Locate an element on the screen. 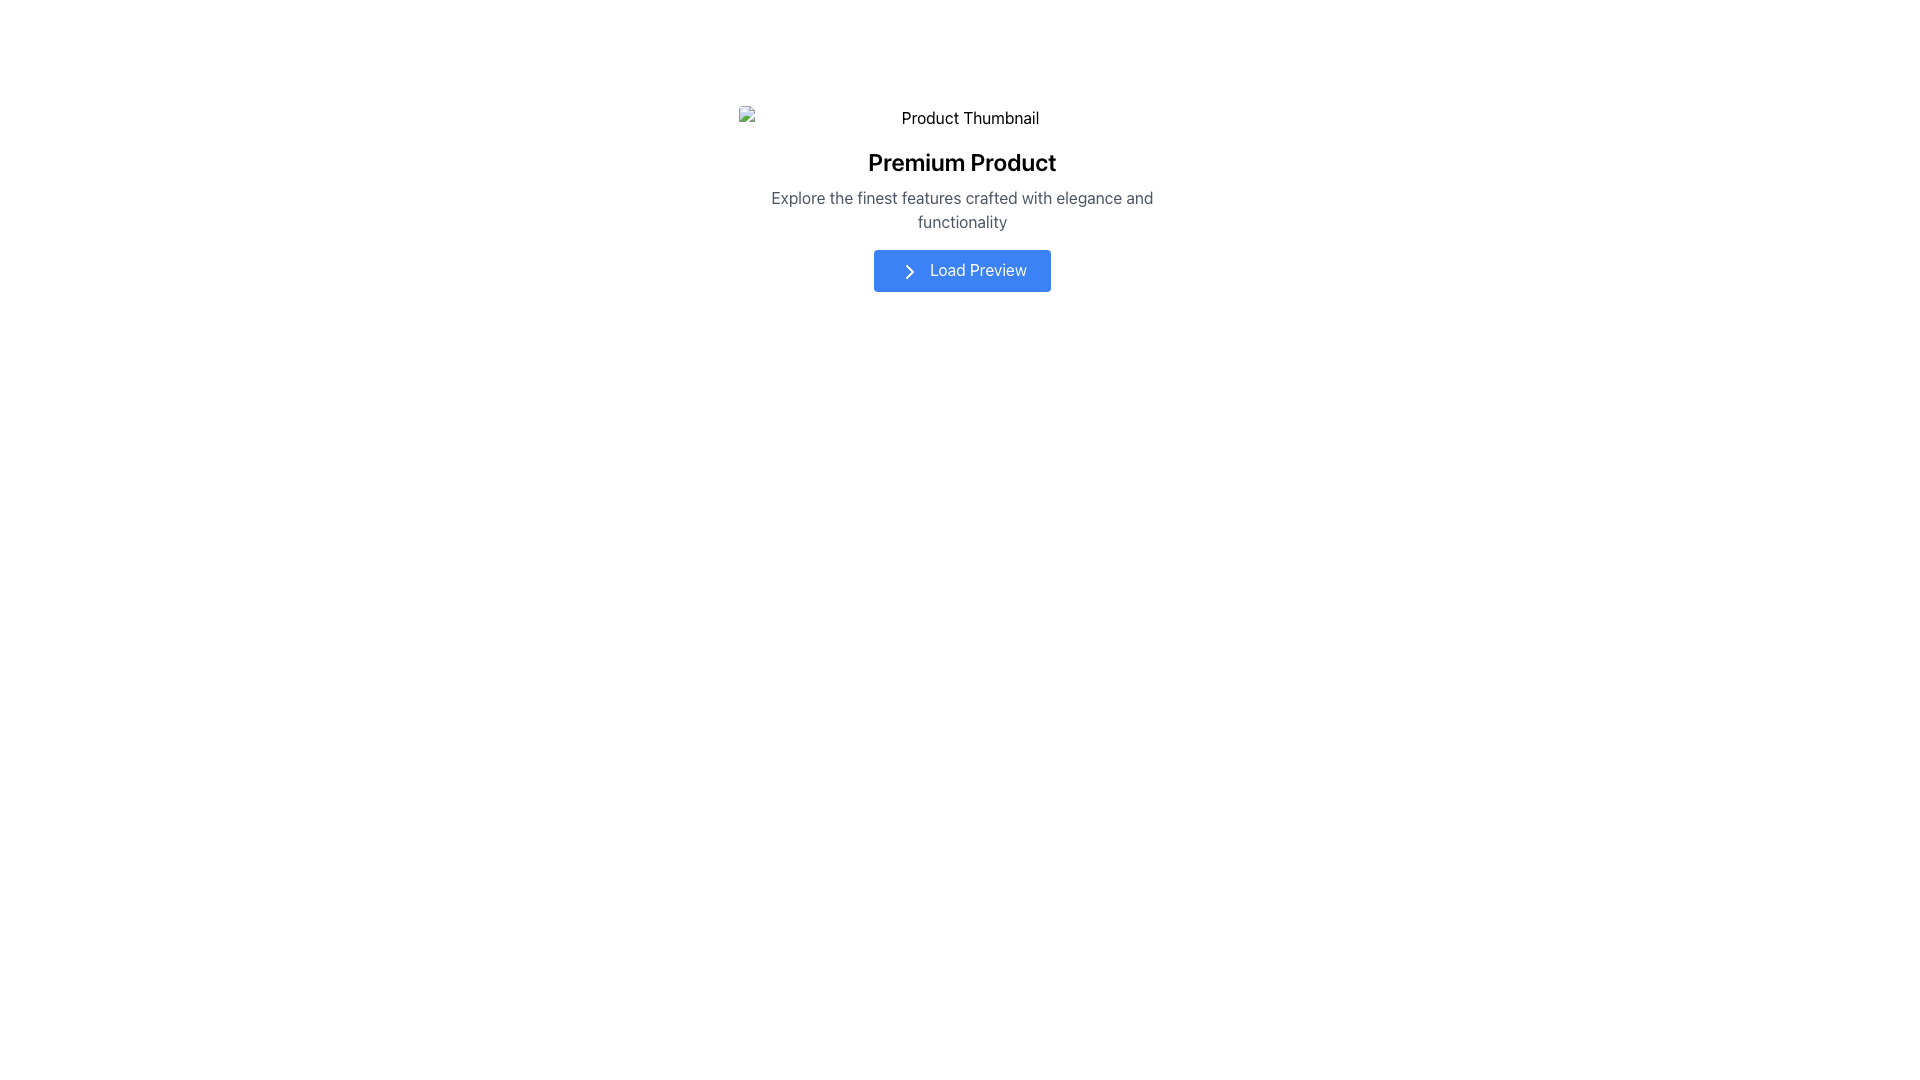 The height and width of the screenshot is (1080, 1920). the button that initiates loading a preview, located below the description text 'Explore the finest features crafted with elegance and functionality', to change its appearance is located at coordinates (962, 270).